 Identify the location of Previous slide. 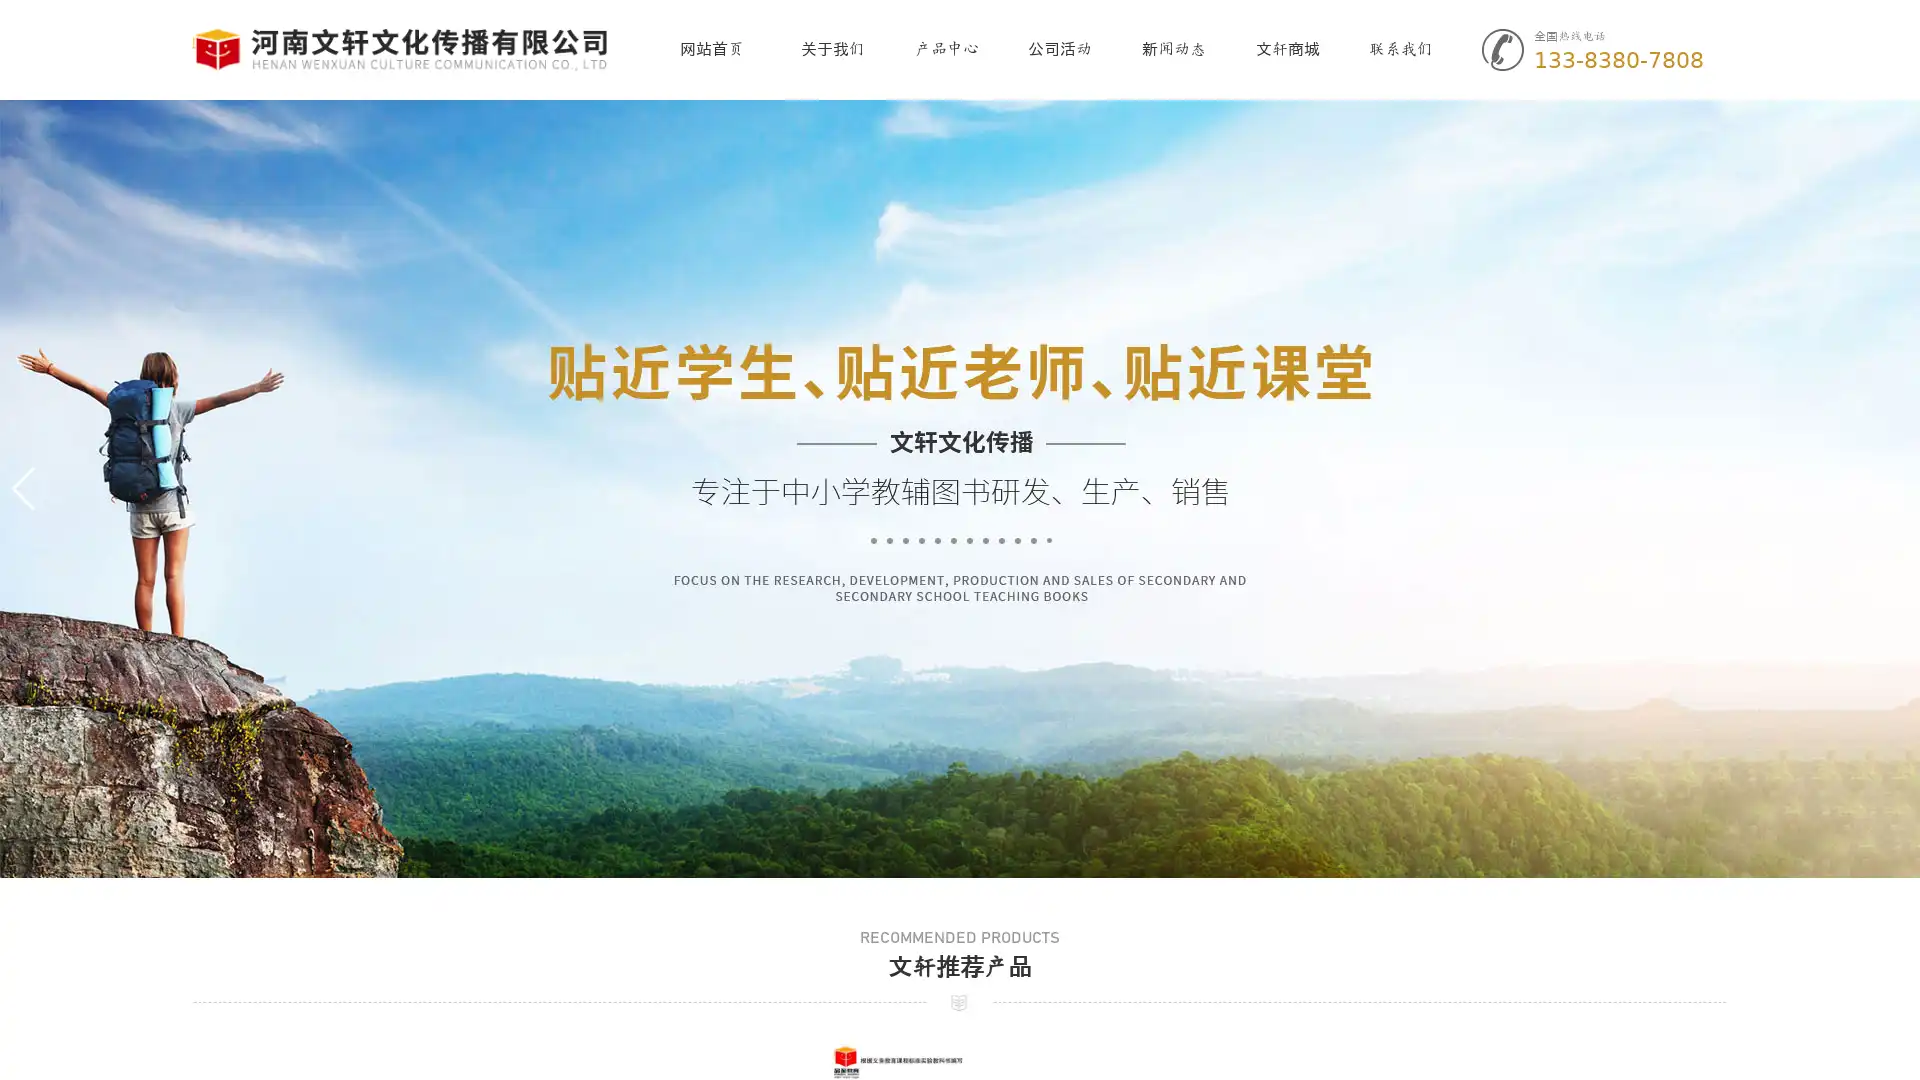
(23, 489).